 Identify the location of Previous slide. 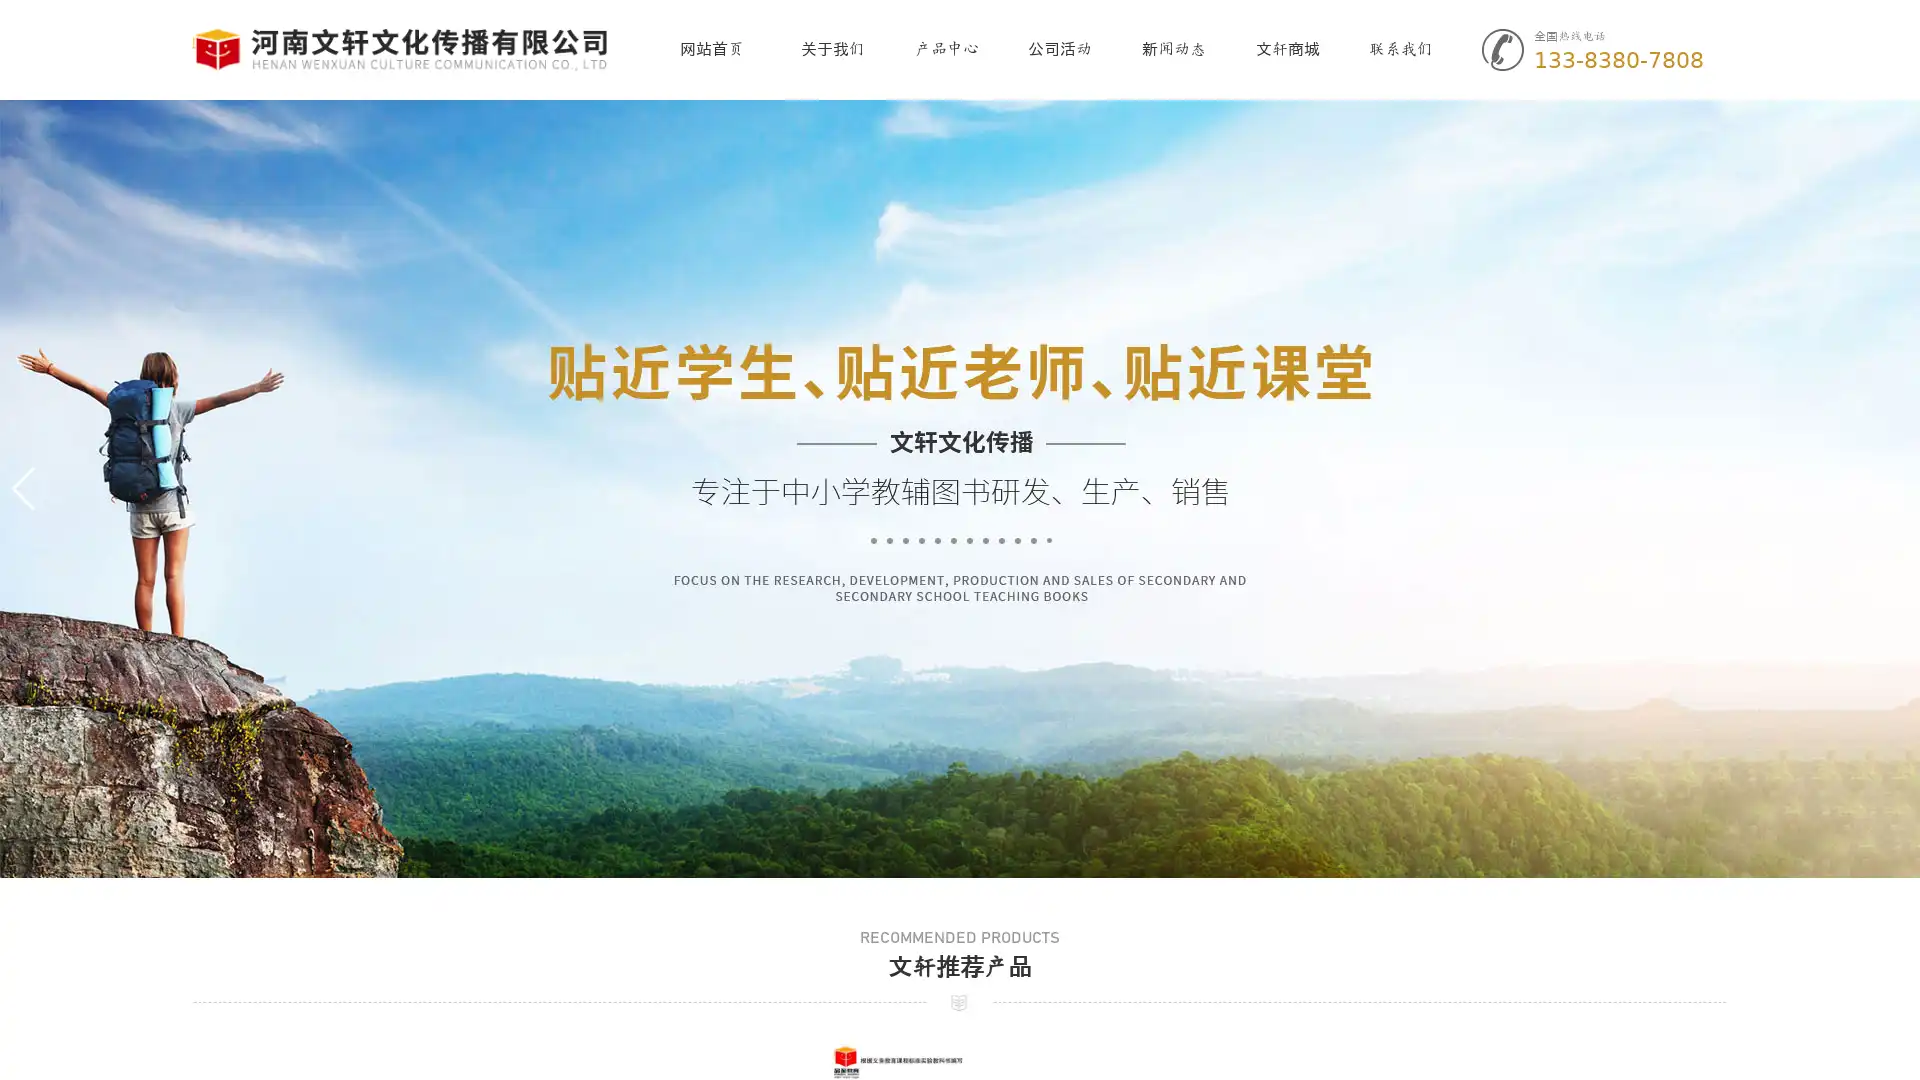
(23, 489).